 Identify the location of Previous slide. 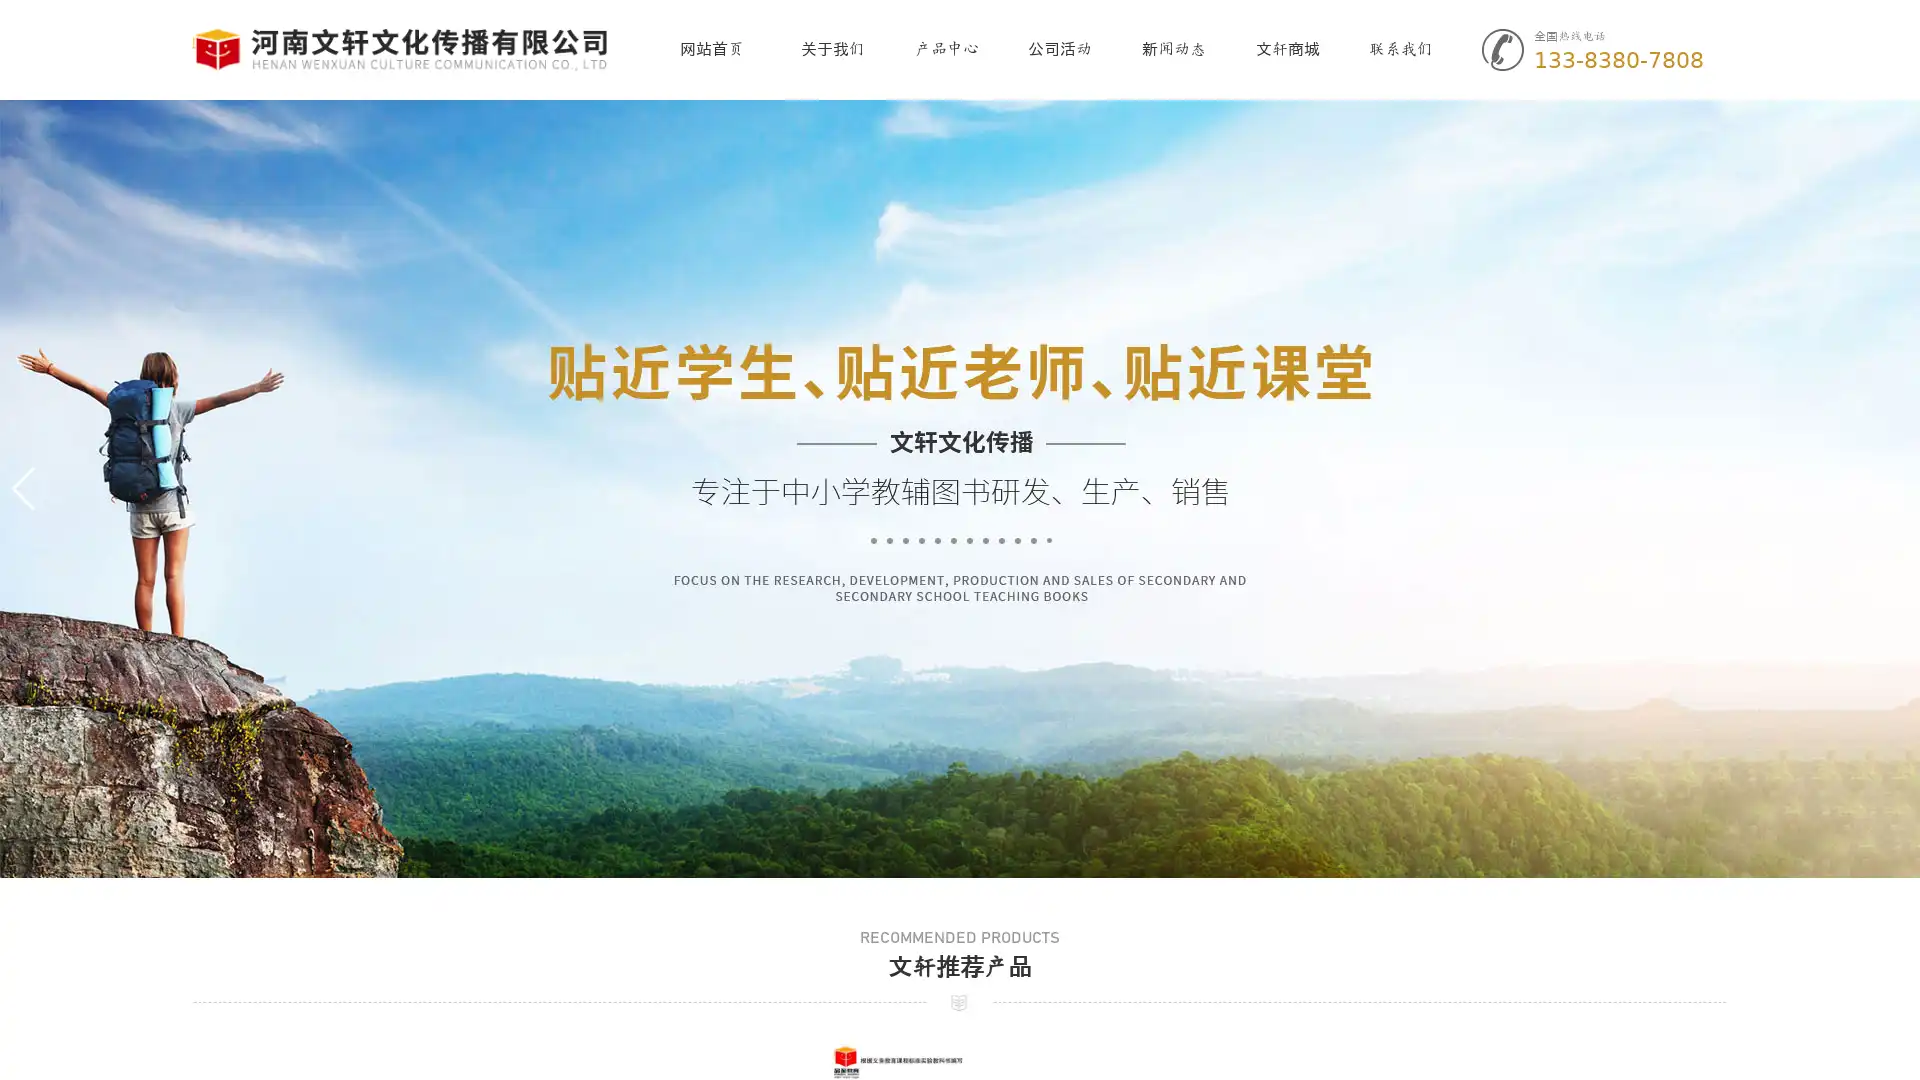
(23, 489).